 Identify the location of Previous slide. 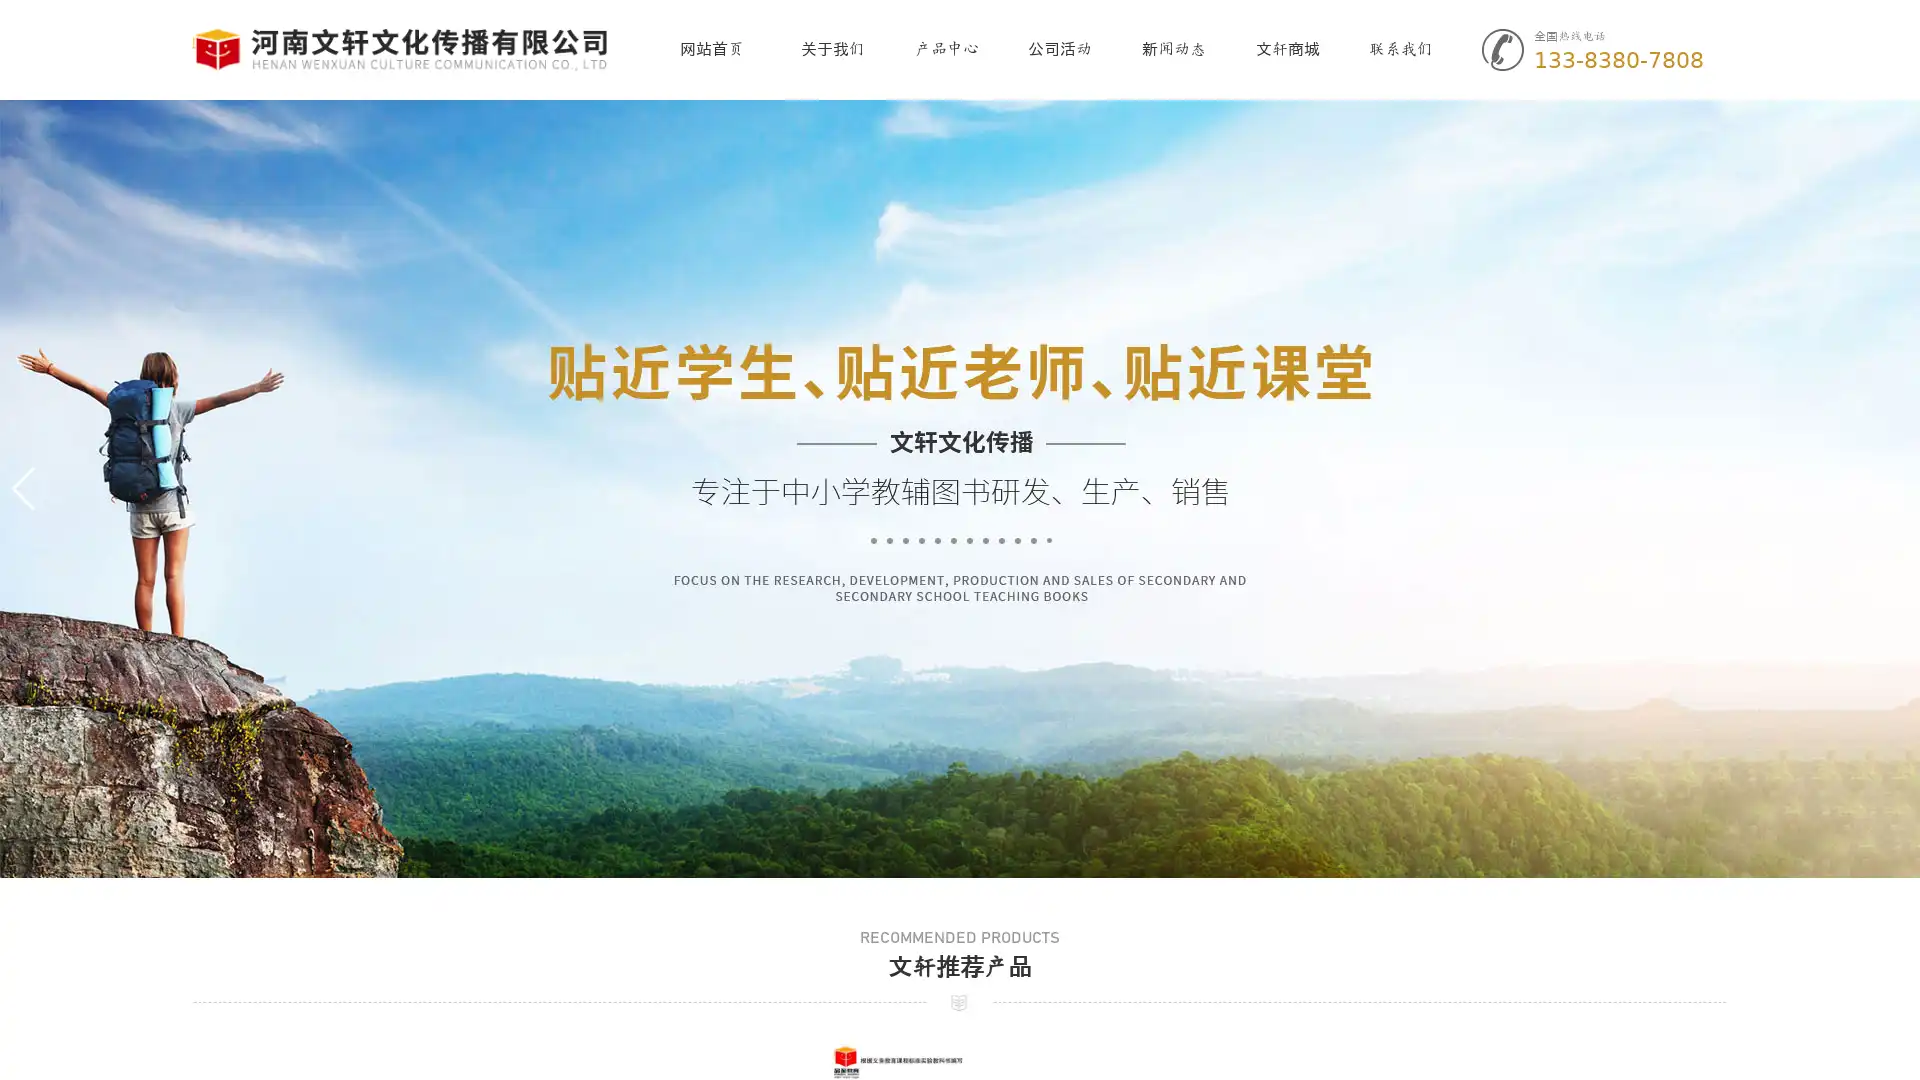
(23, 489).